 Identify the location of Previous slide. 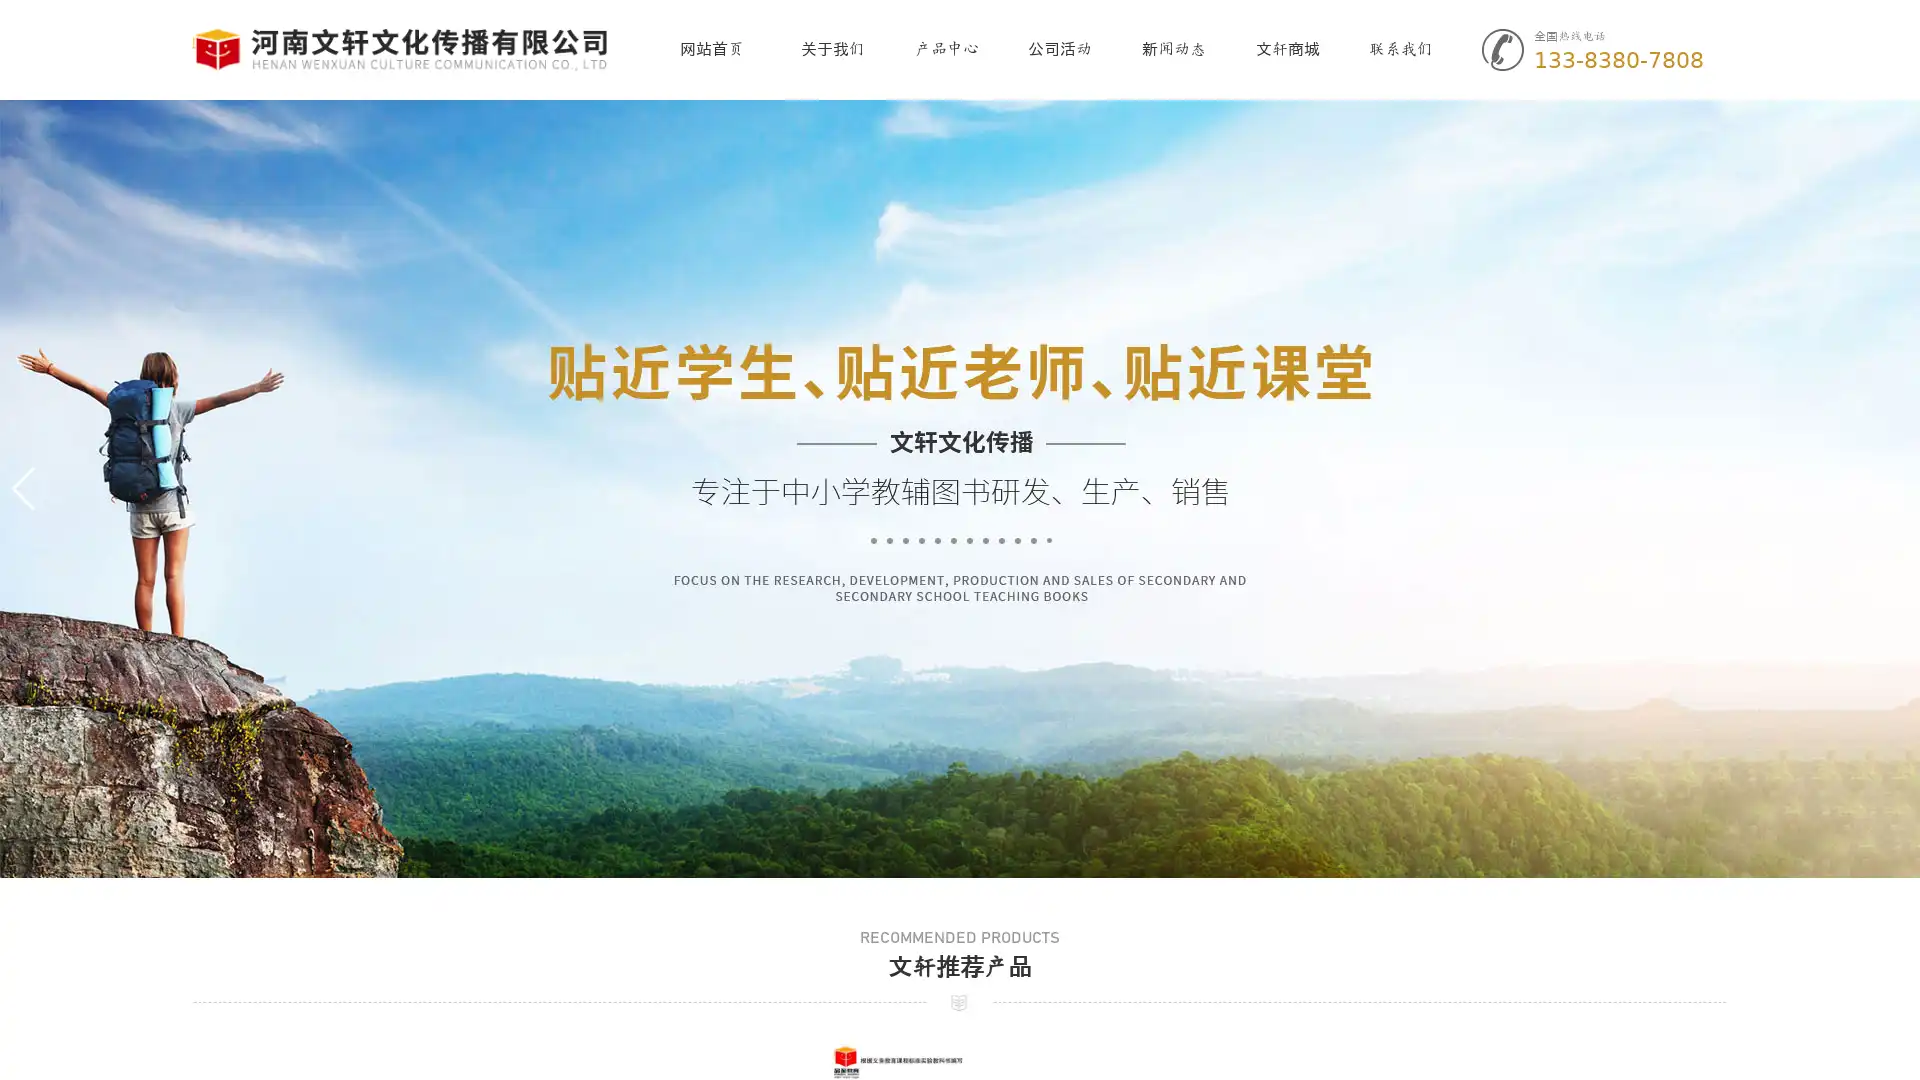
(23, 489).